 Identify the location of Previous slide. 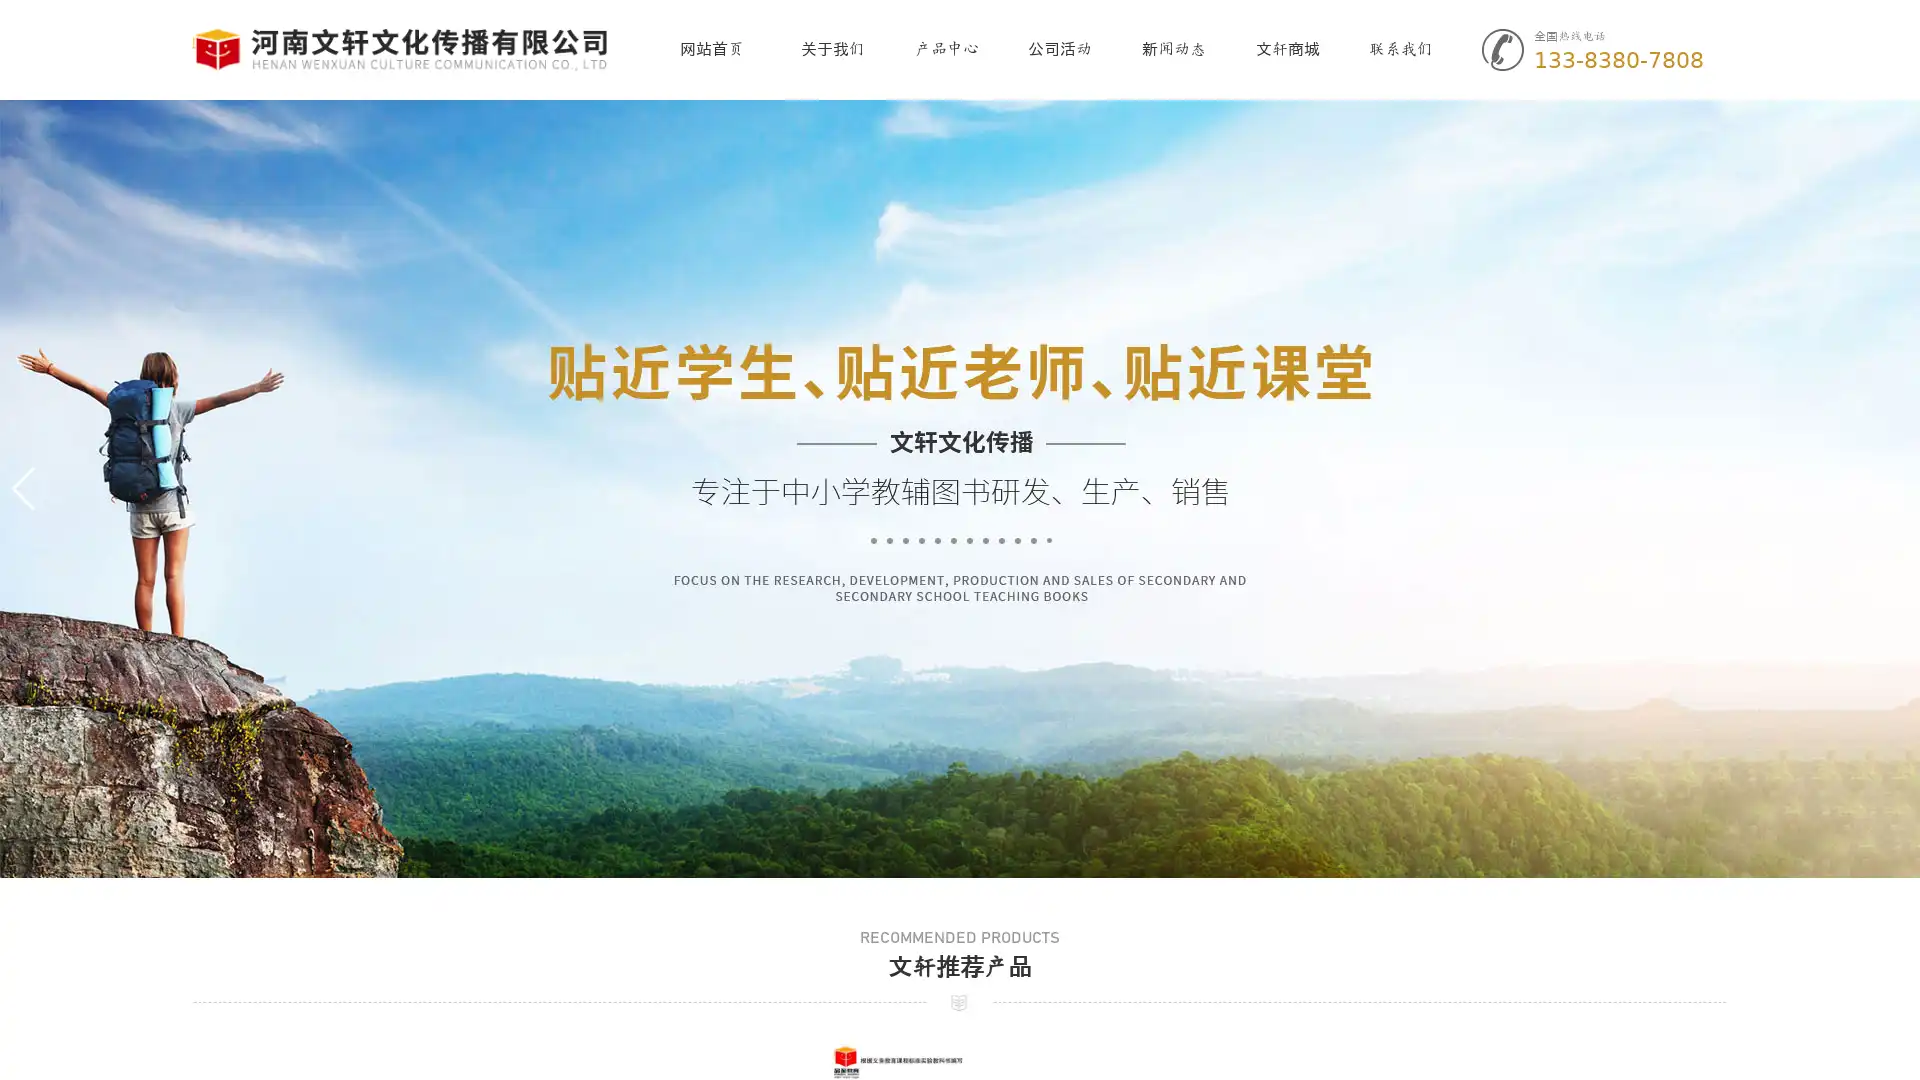
(23, 489).